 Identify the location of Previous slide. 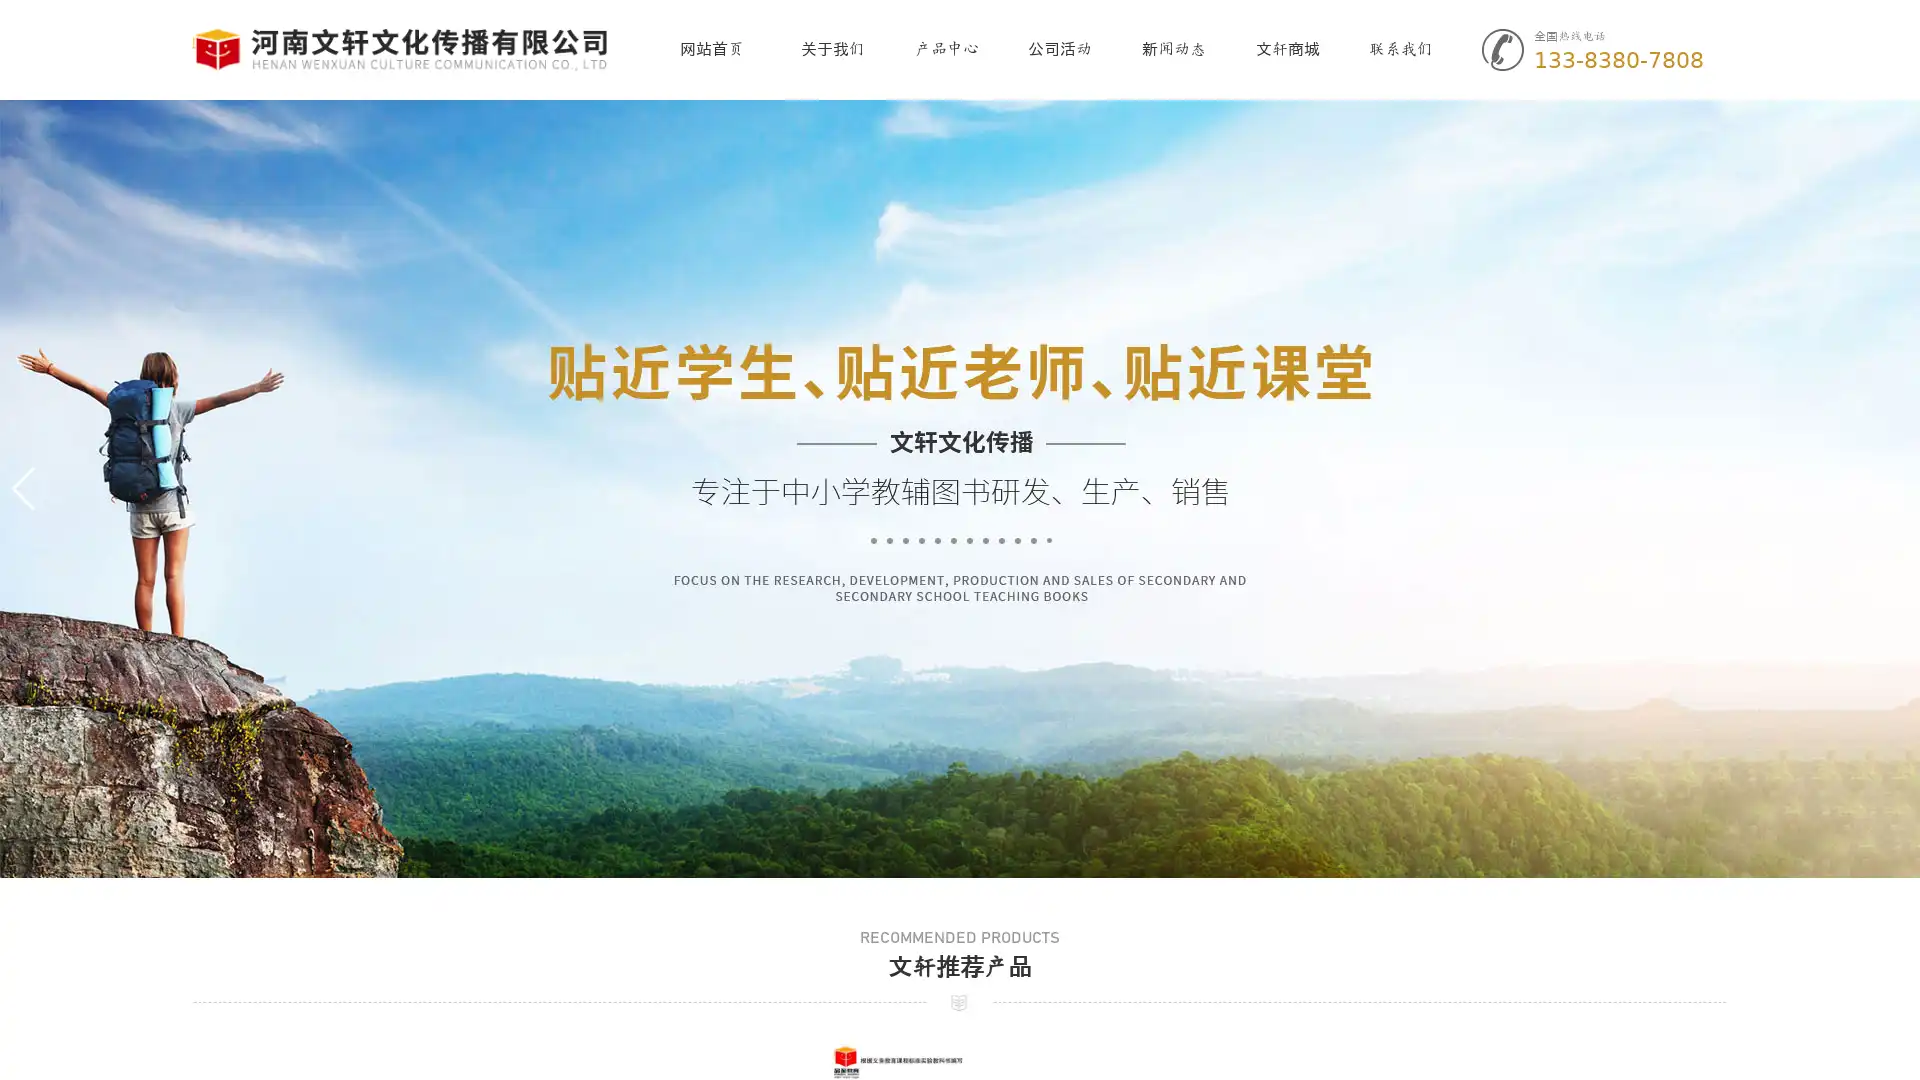
(23, 489).